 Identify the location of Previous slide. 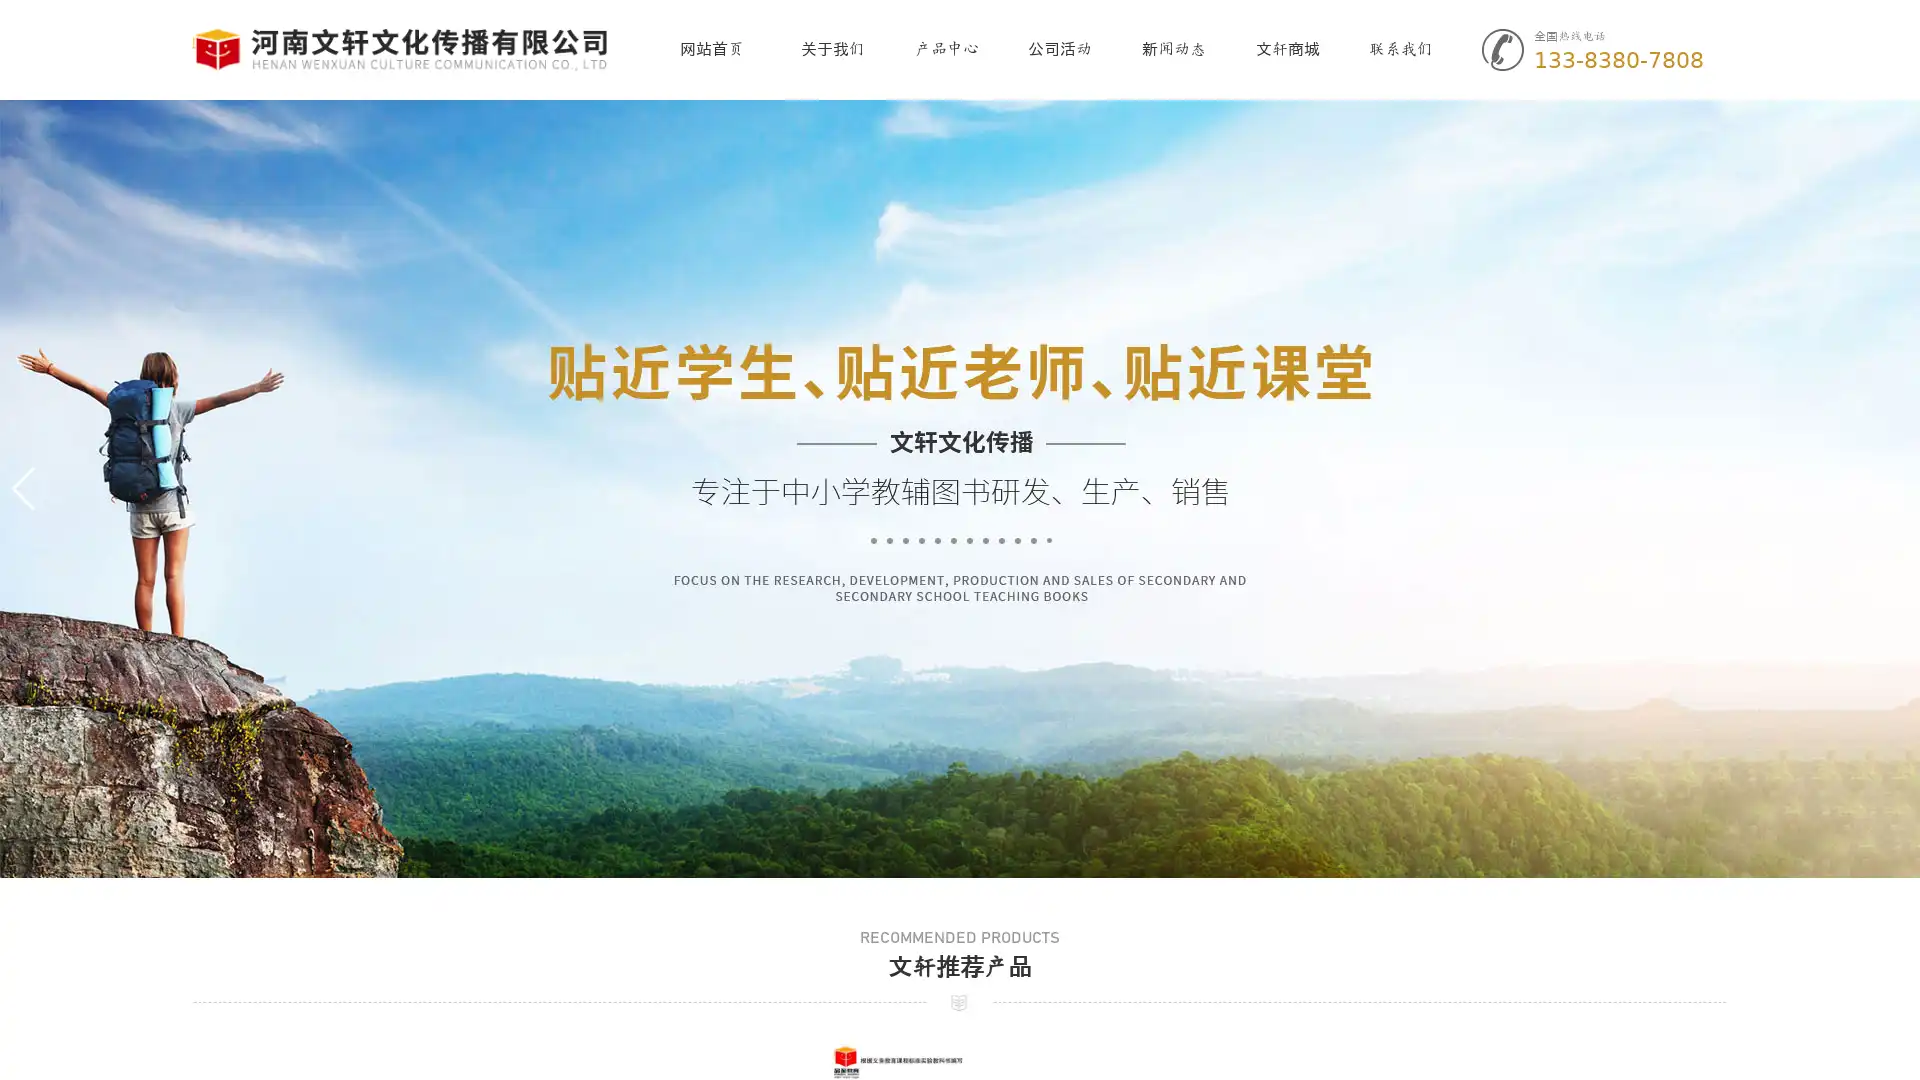
(23, 489).